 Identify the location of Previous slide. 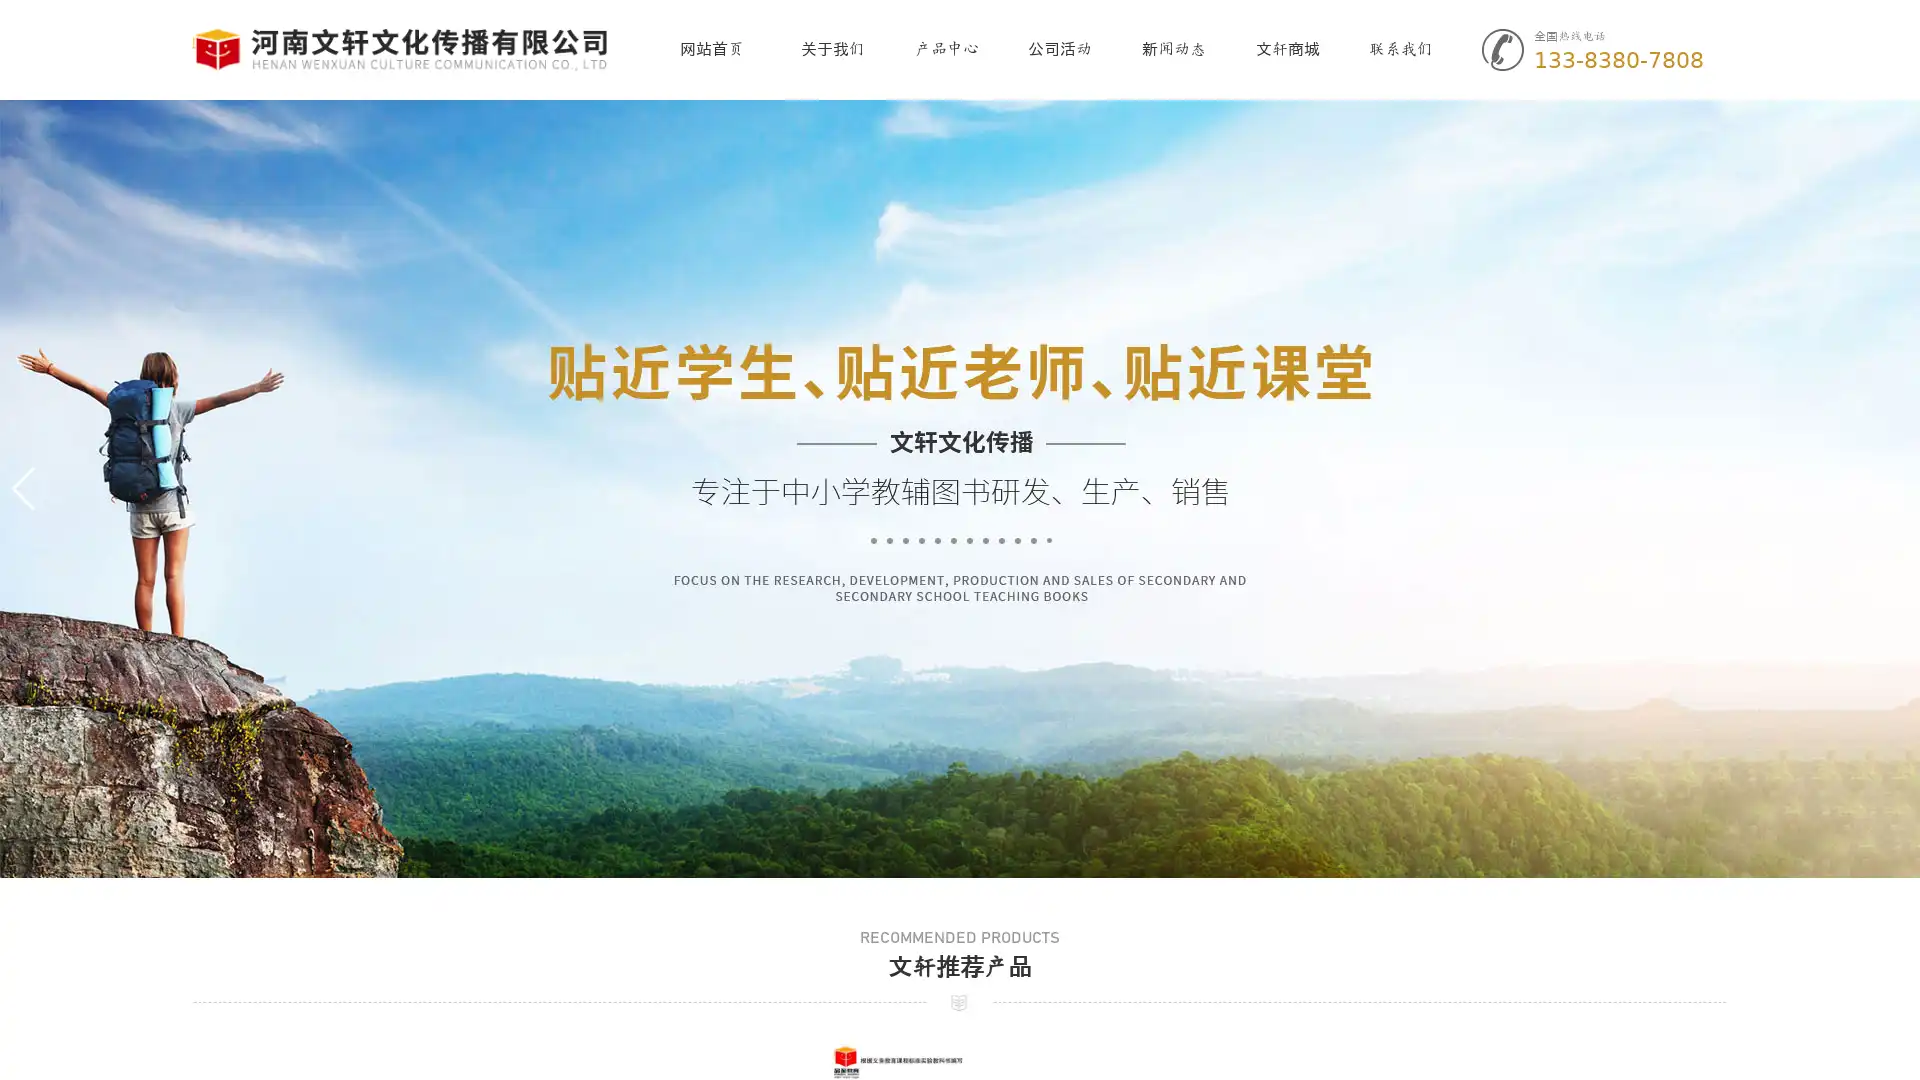
(23, 489).